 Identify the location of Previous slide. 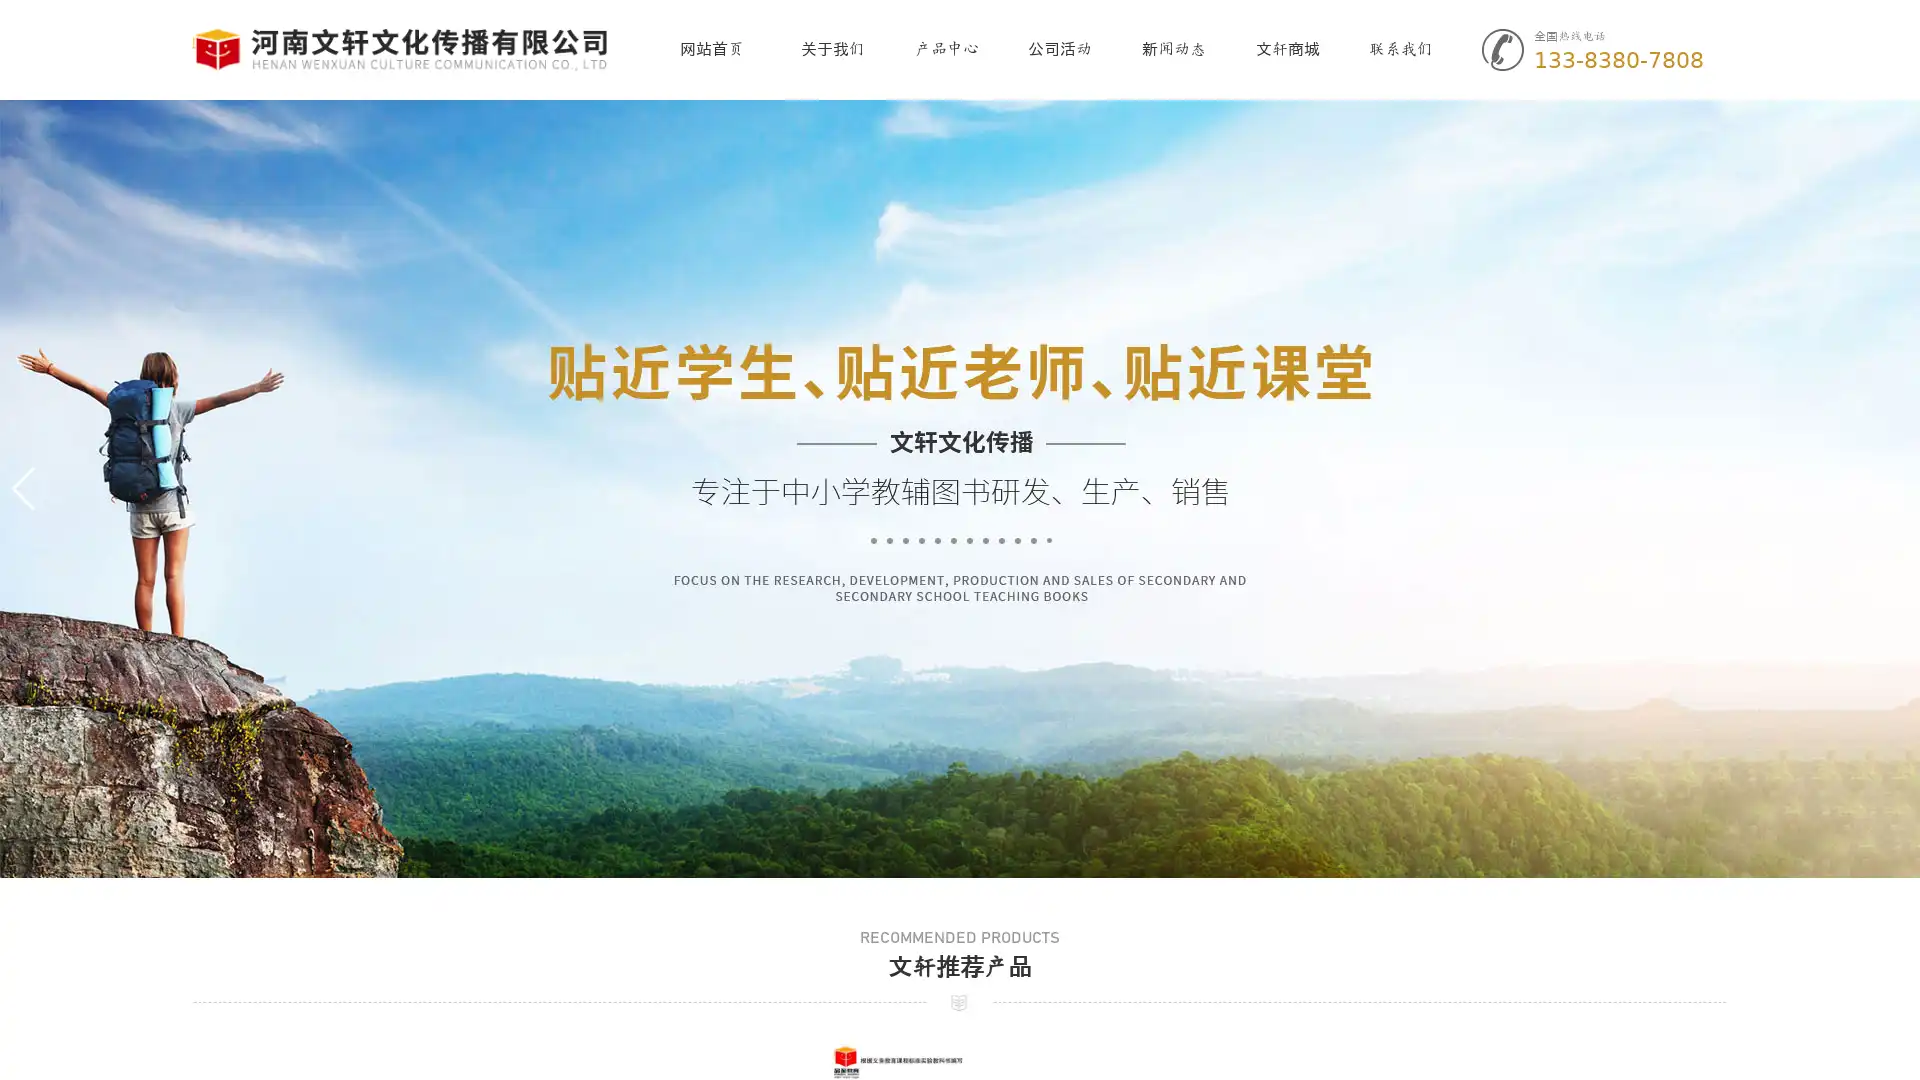
(23, 489).